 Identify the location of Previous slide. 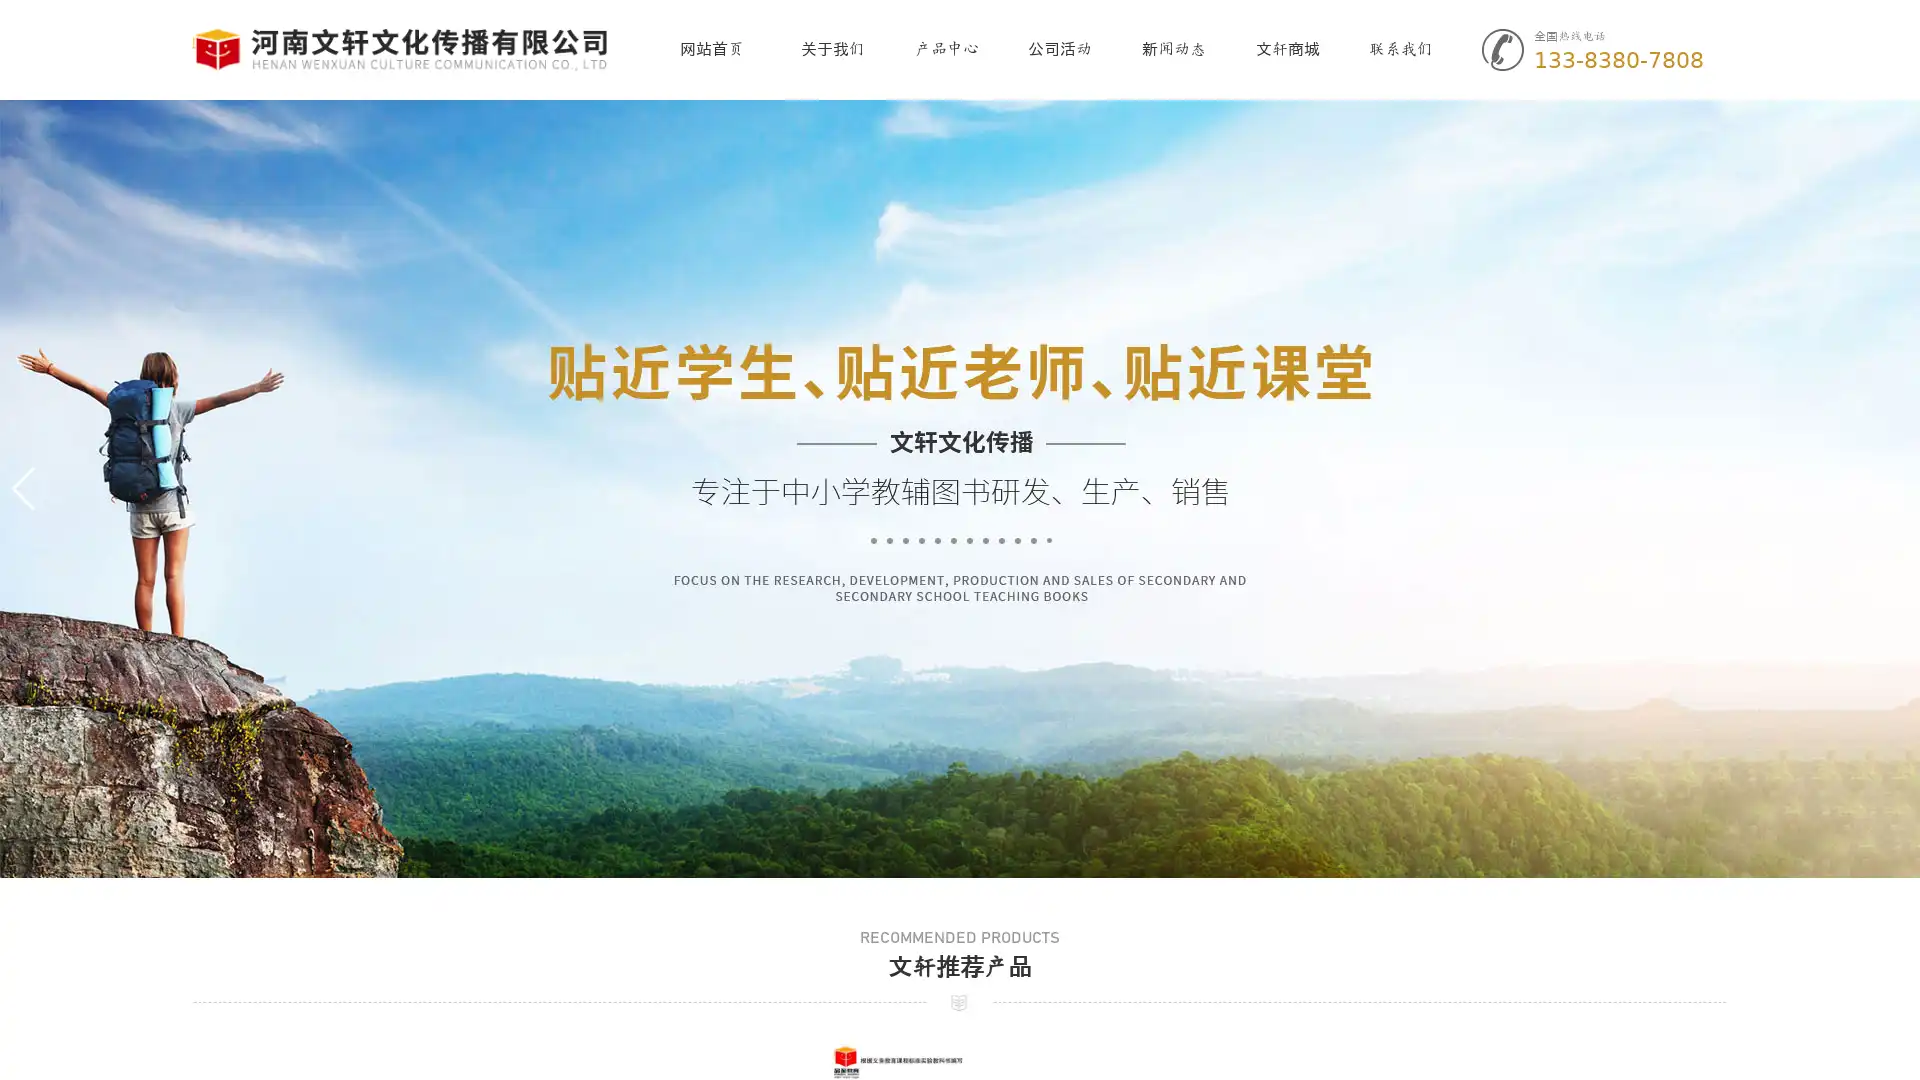
(23, 489).